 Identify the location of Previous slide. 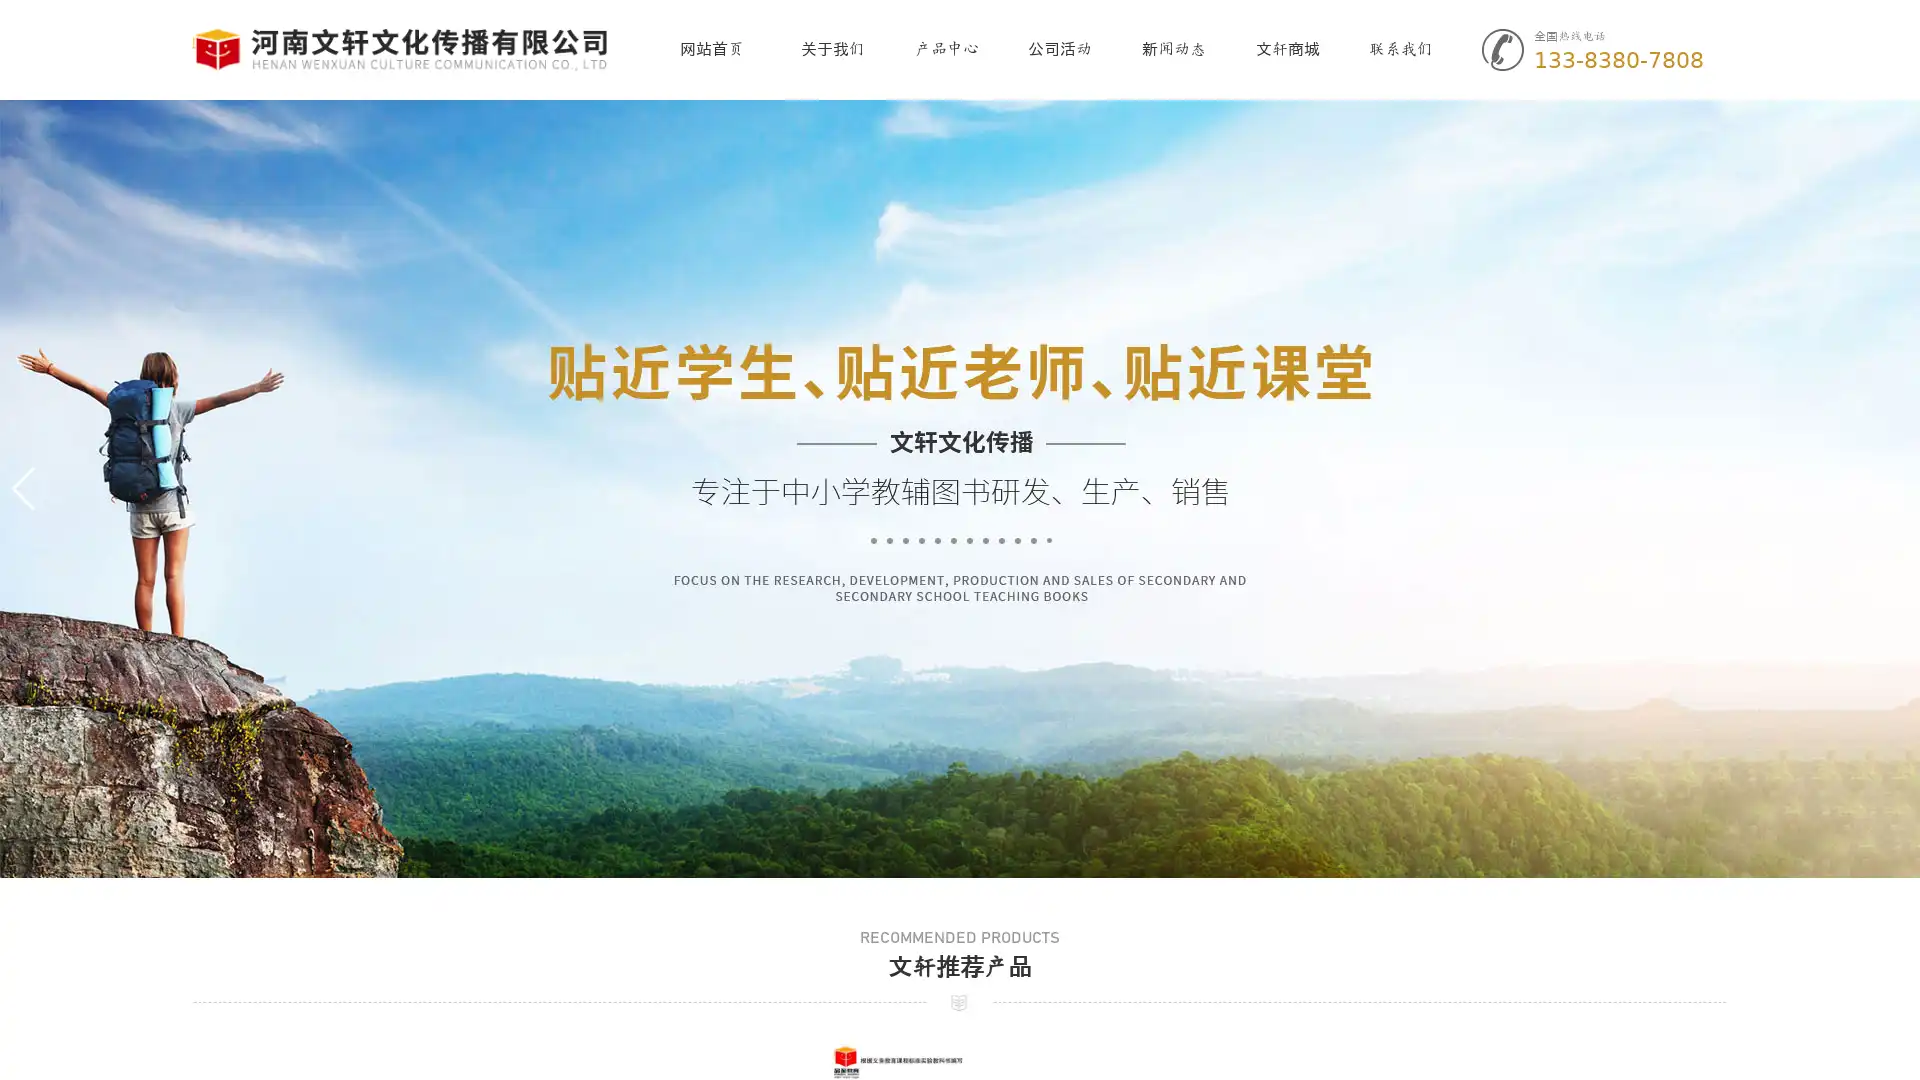
(23, 489).